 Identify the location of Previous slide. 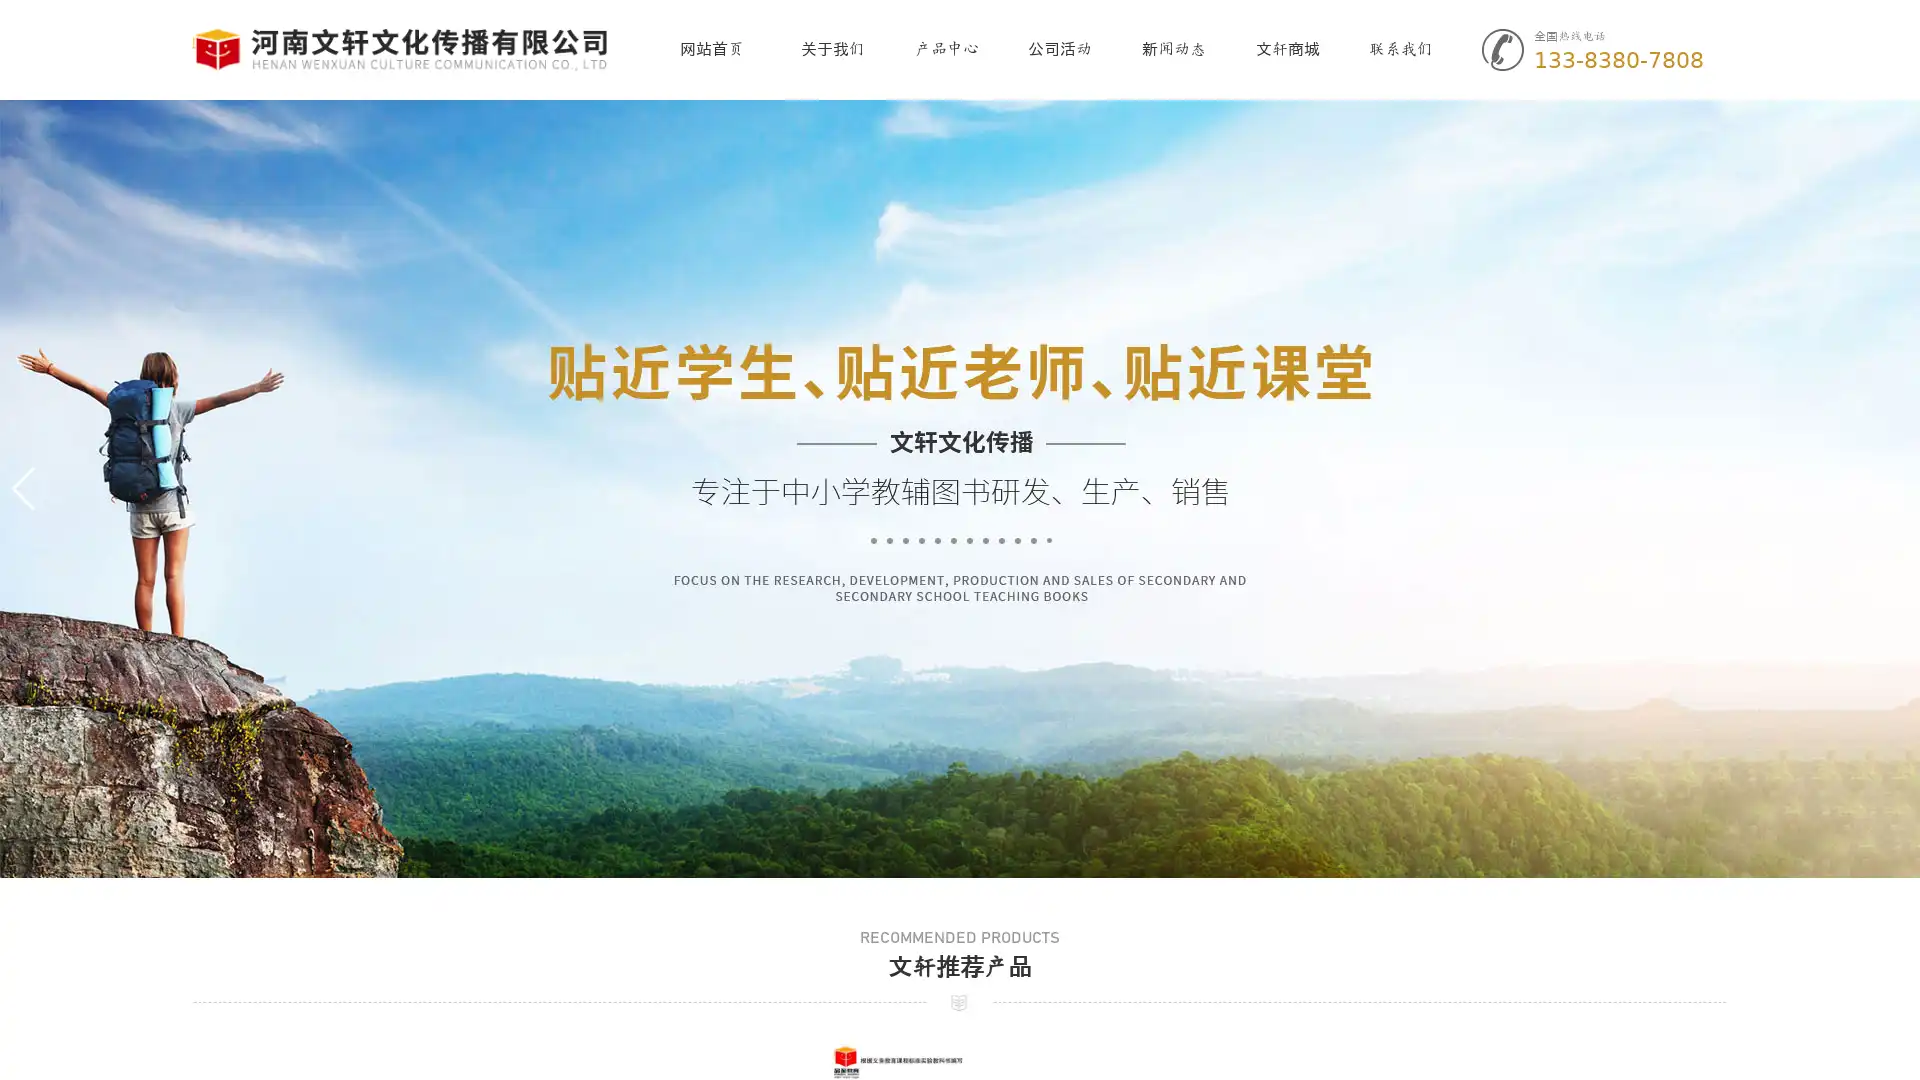
(23, 489).